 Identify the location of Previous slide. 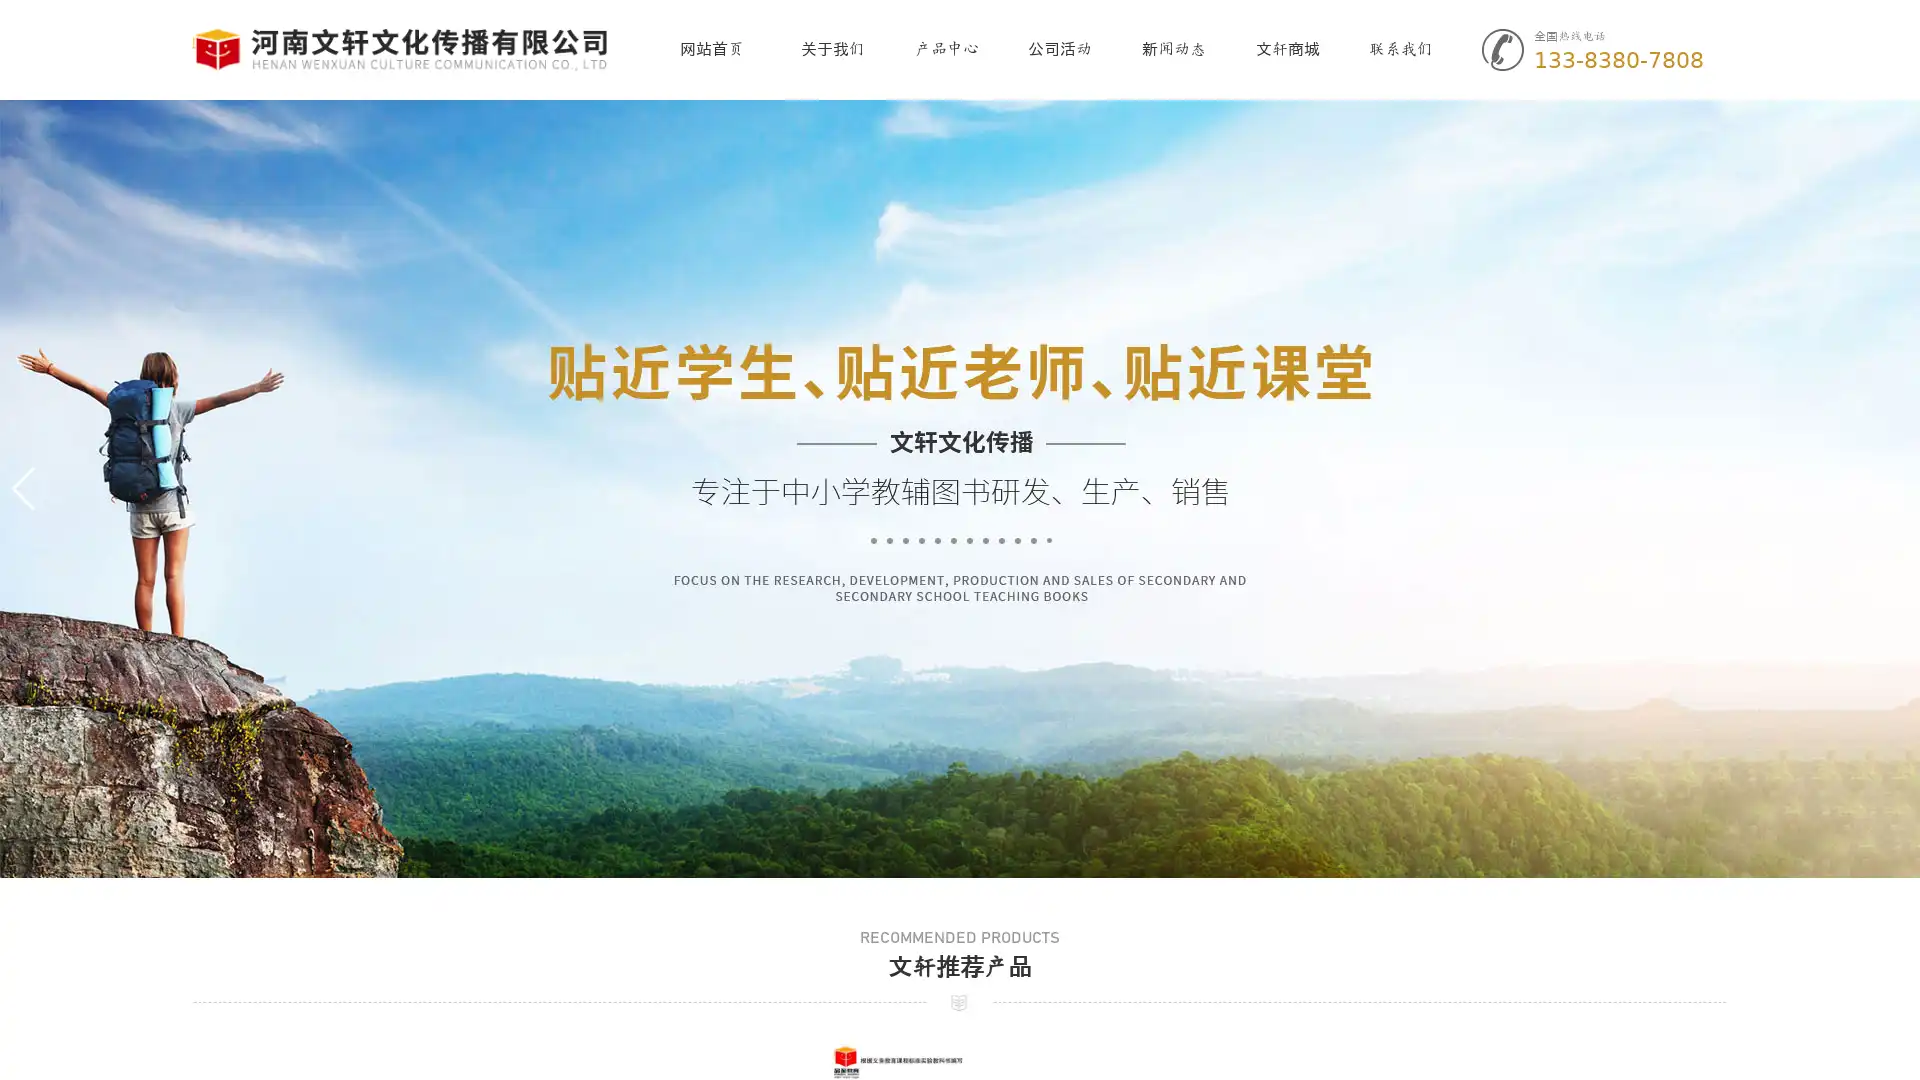
(23, 489).